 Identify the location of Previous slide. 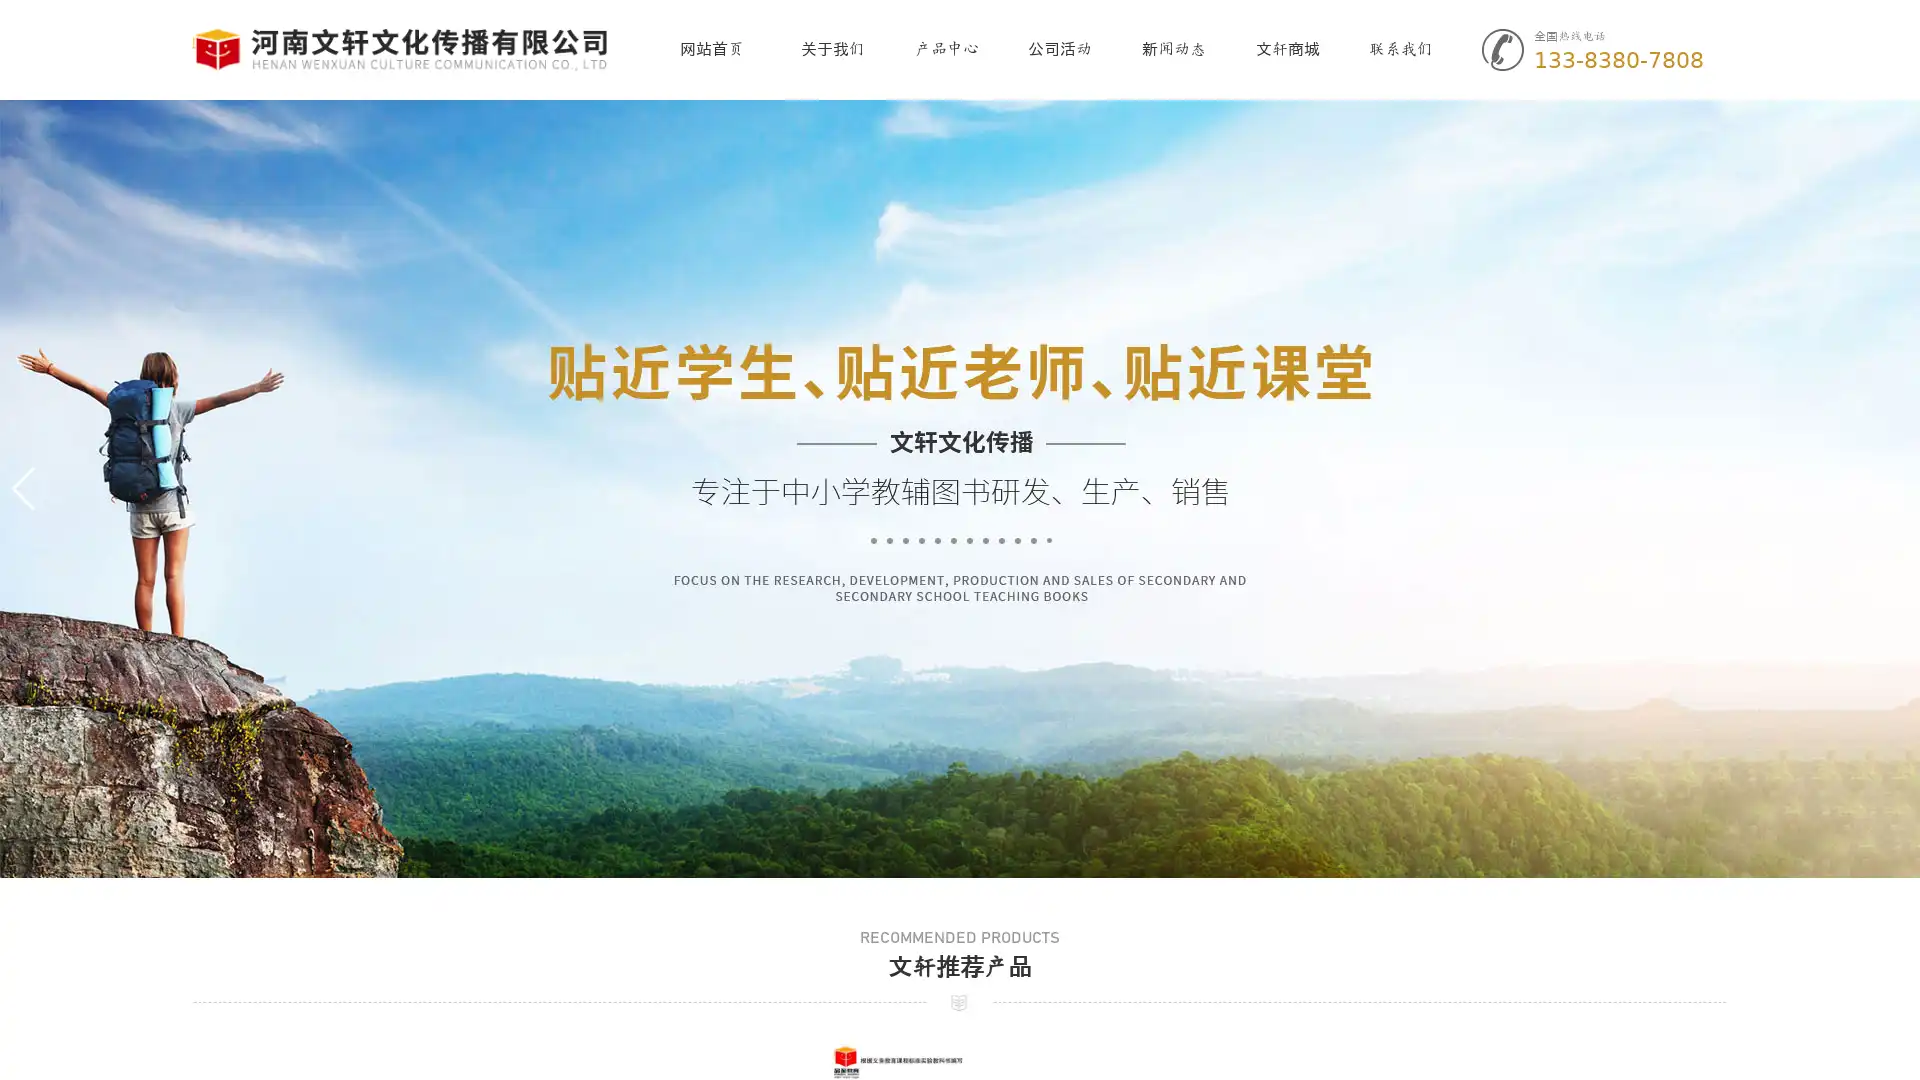
(23, 489).